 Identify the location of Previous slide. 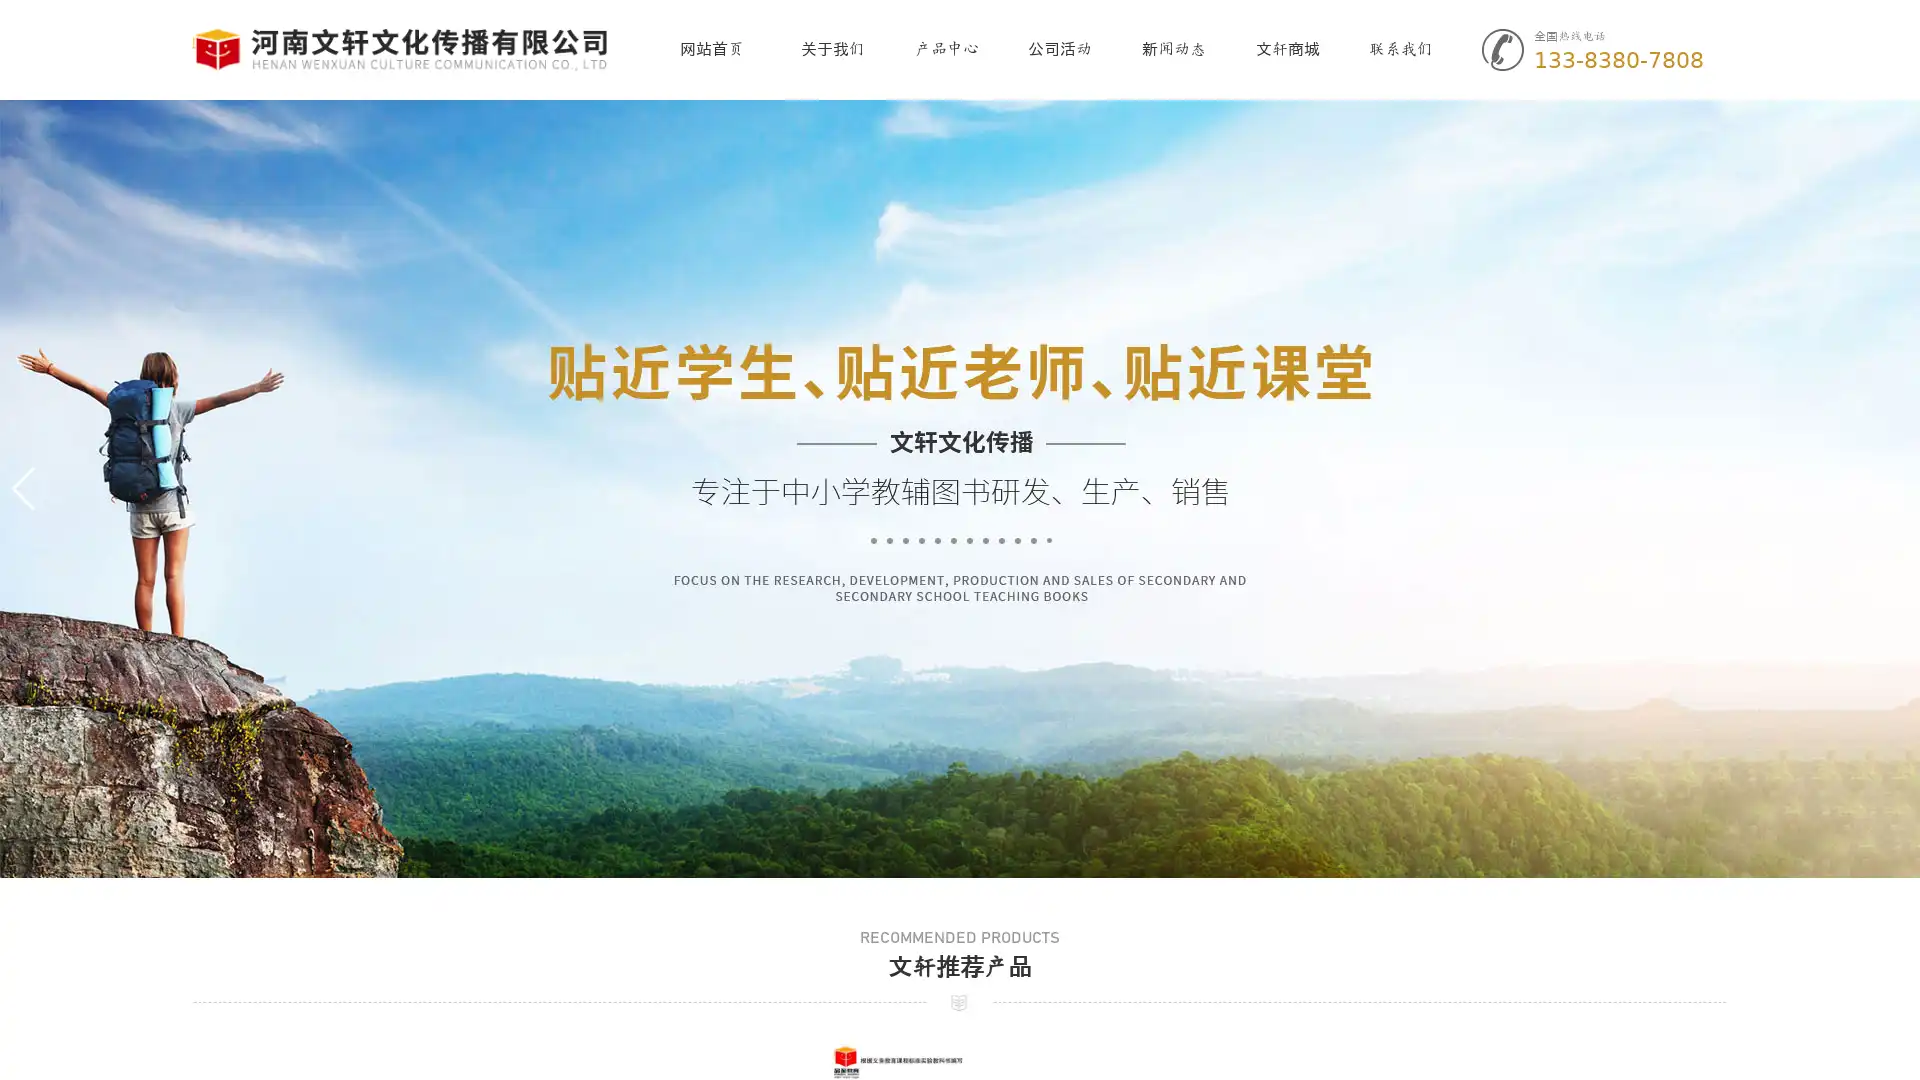
(23, 489).